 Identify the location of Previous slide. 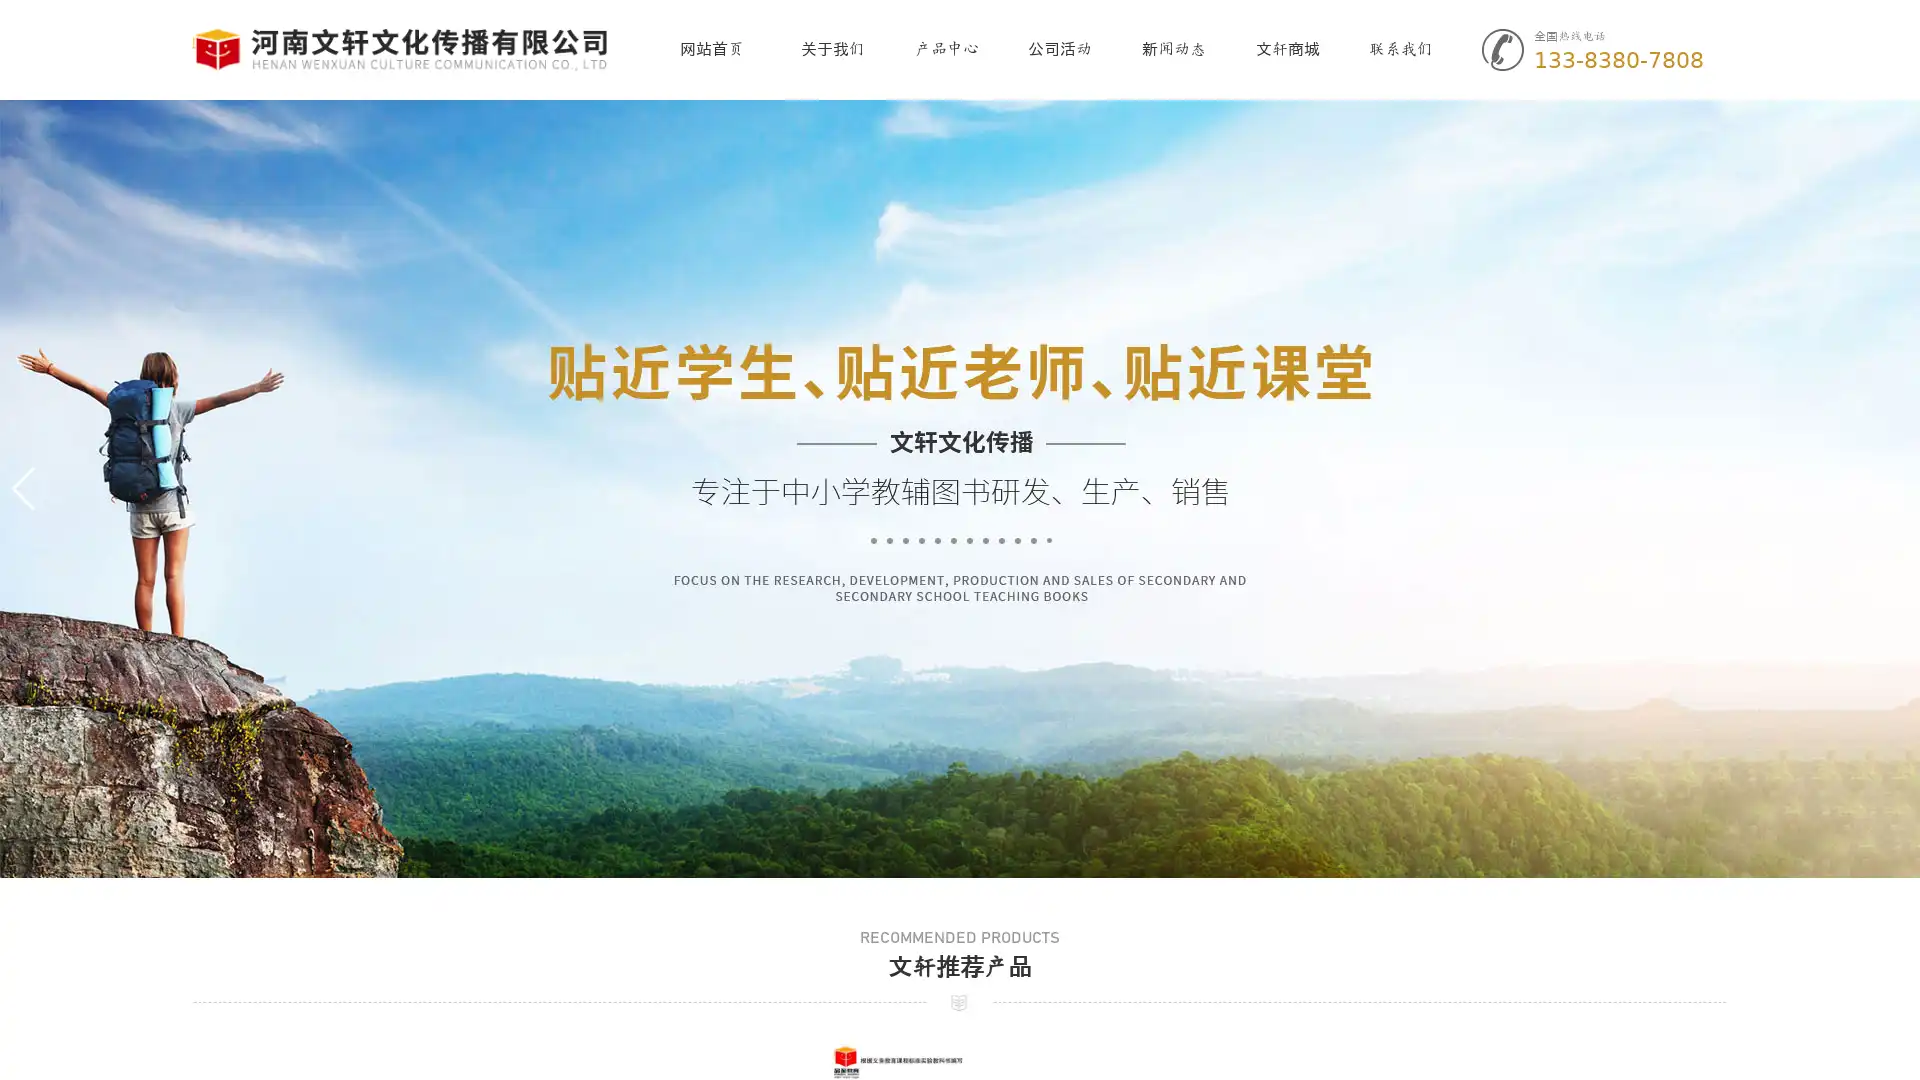
(23, 489).